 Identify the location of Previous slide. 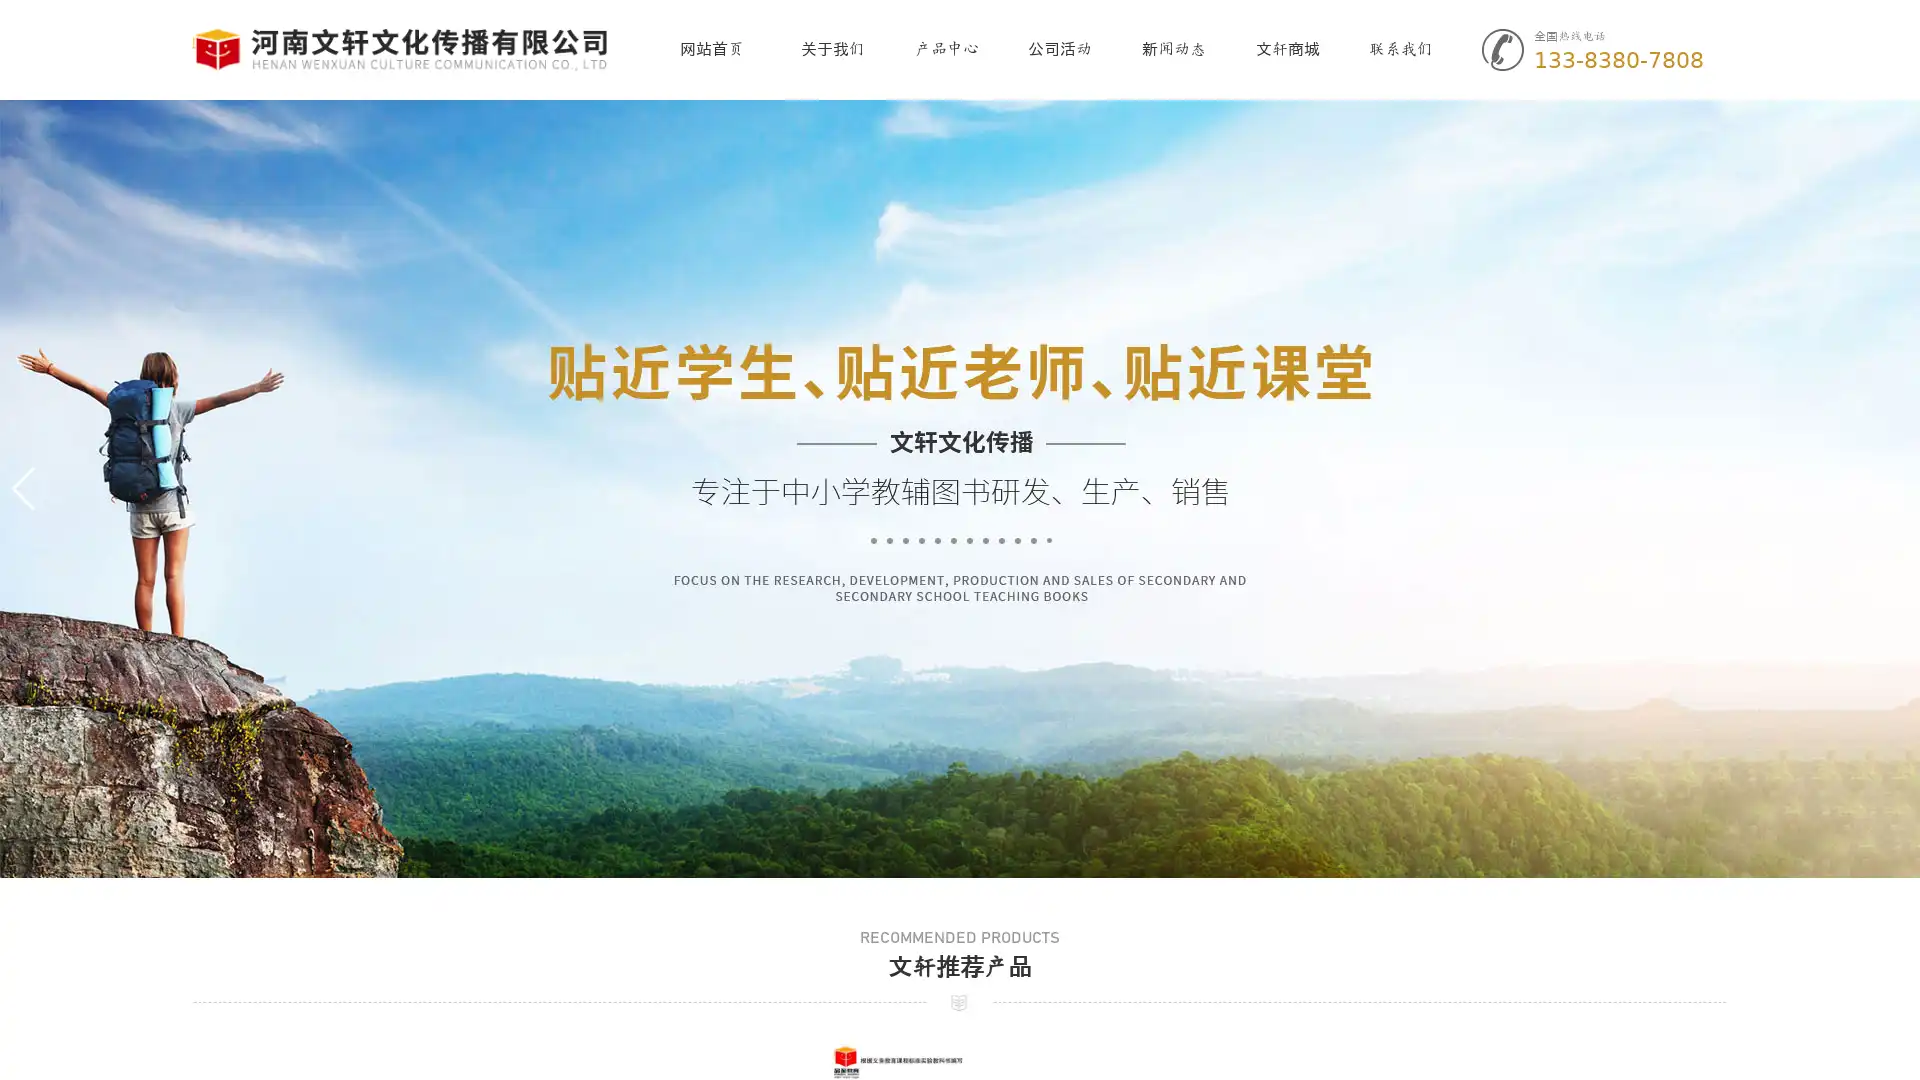
(23, 489).